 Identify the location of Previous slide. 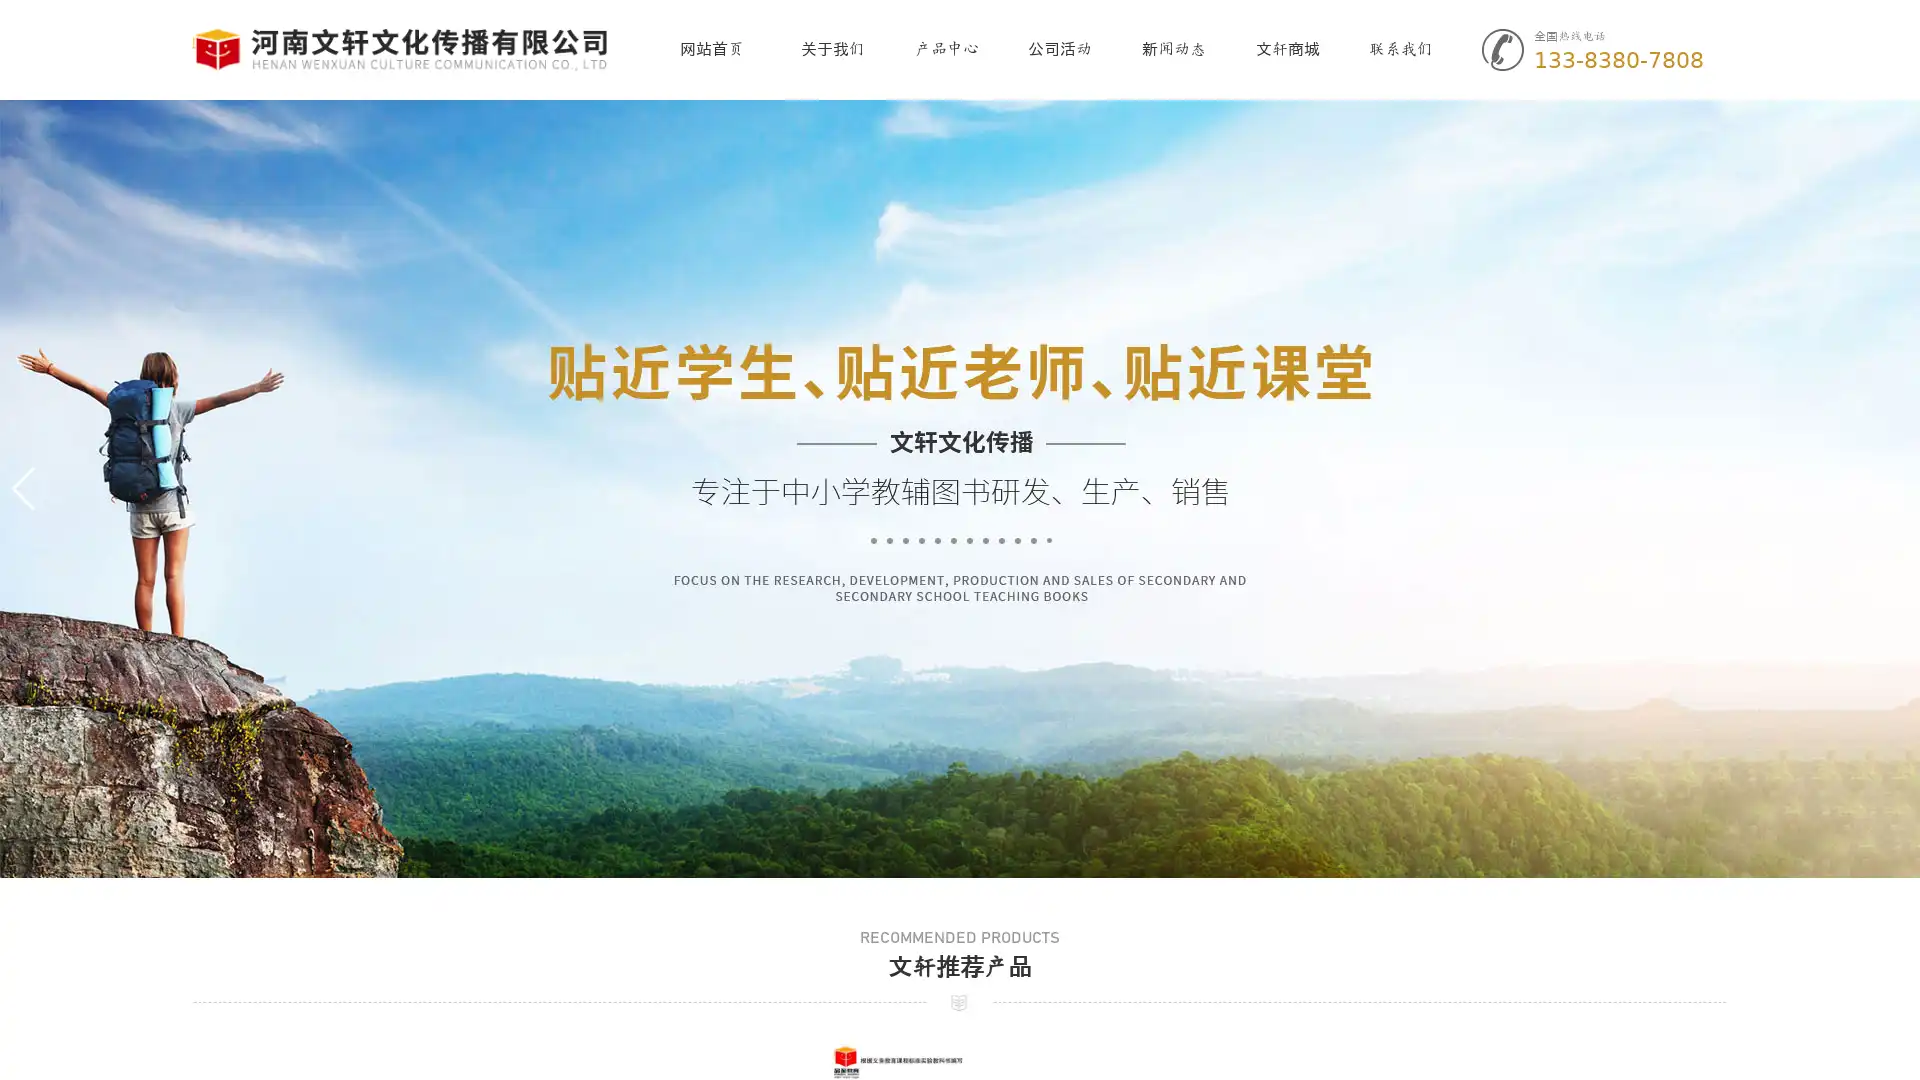
(23, 489).